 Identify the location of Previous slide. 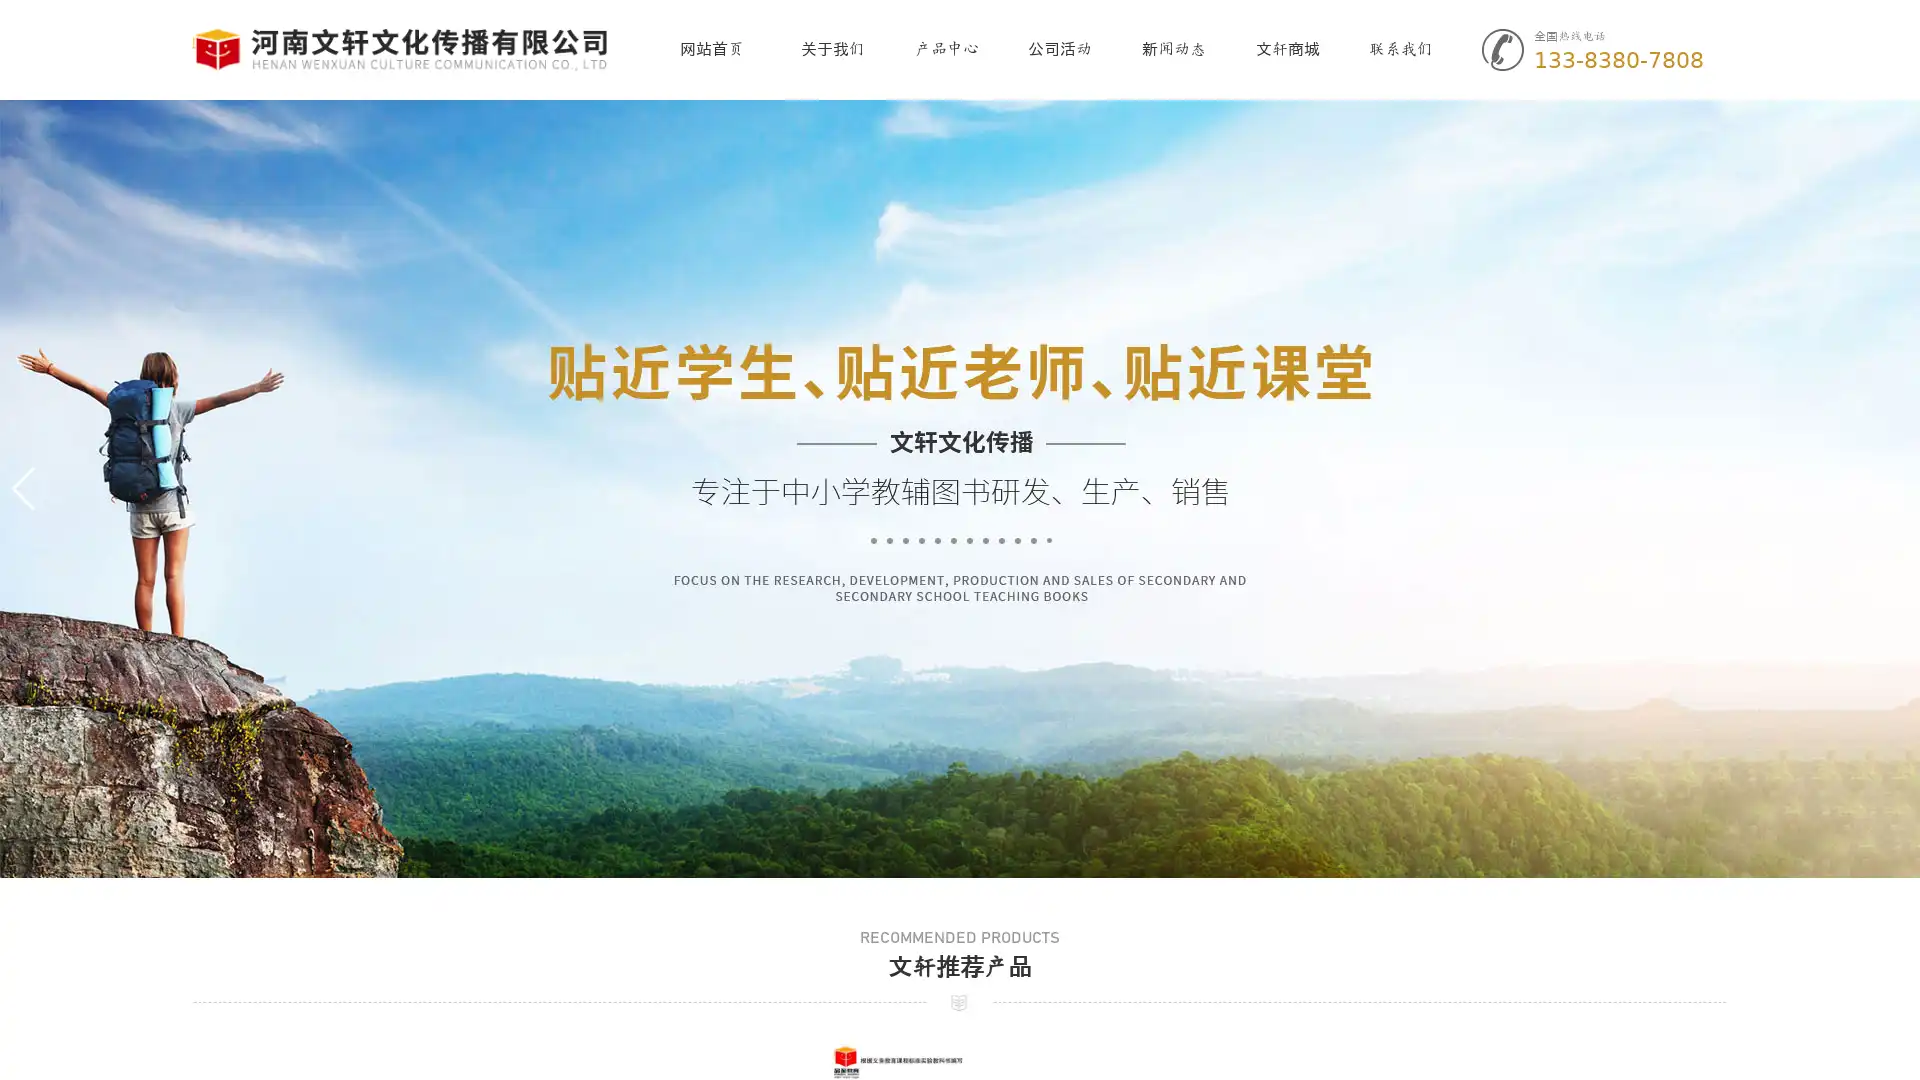
(23, 489).